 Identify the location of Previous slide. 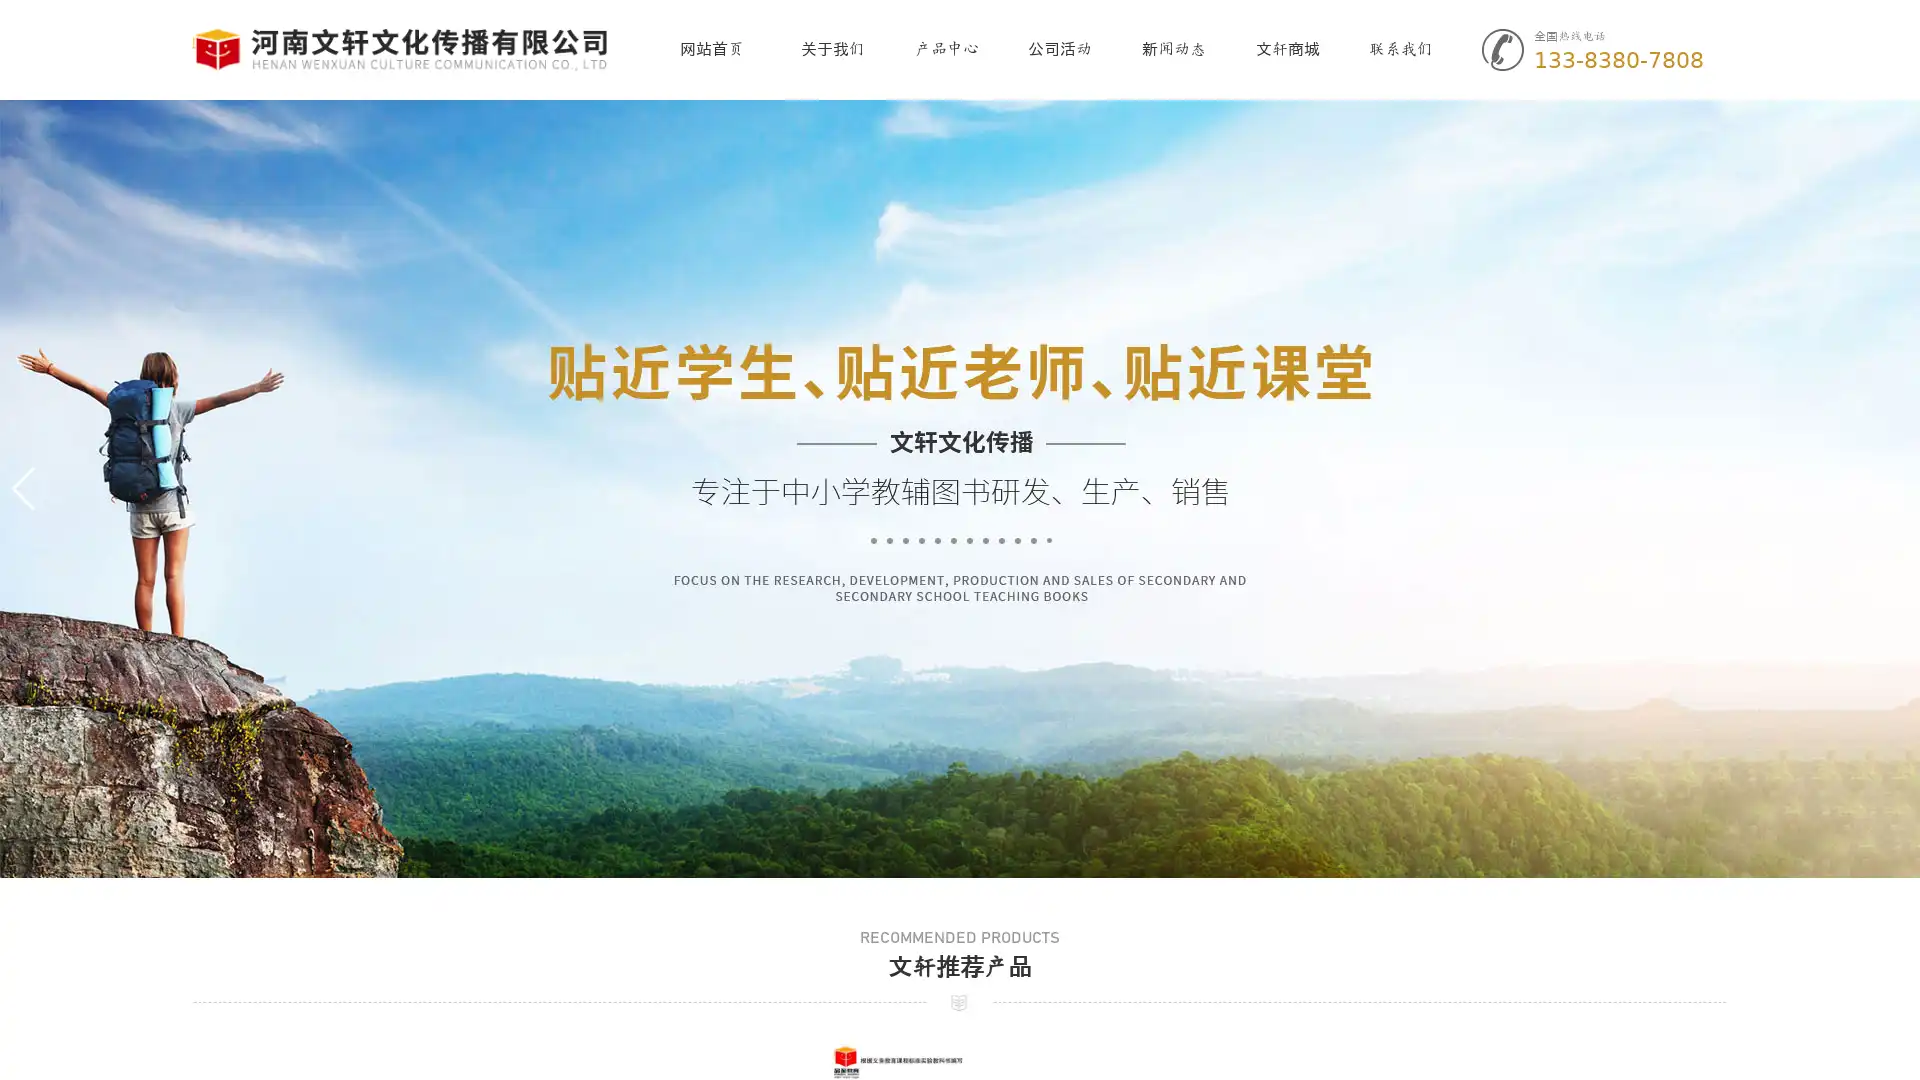
(23, 489).